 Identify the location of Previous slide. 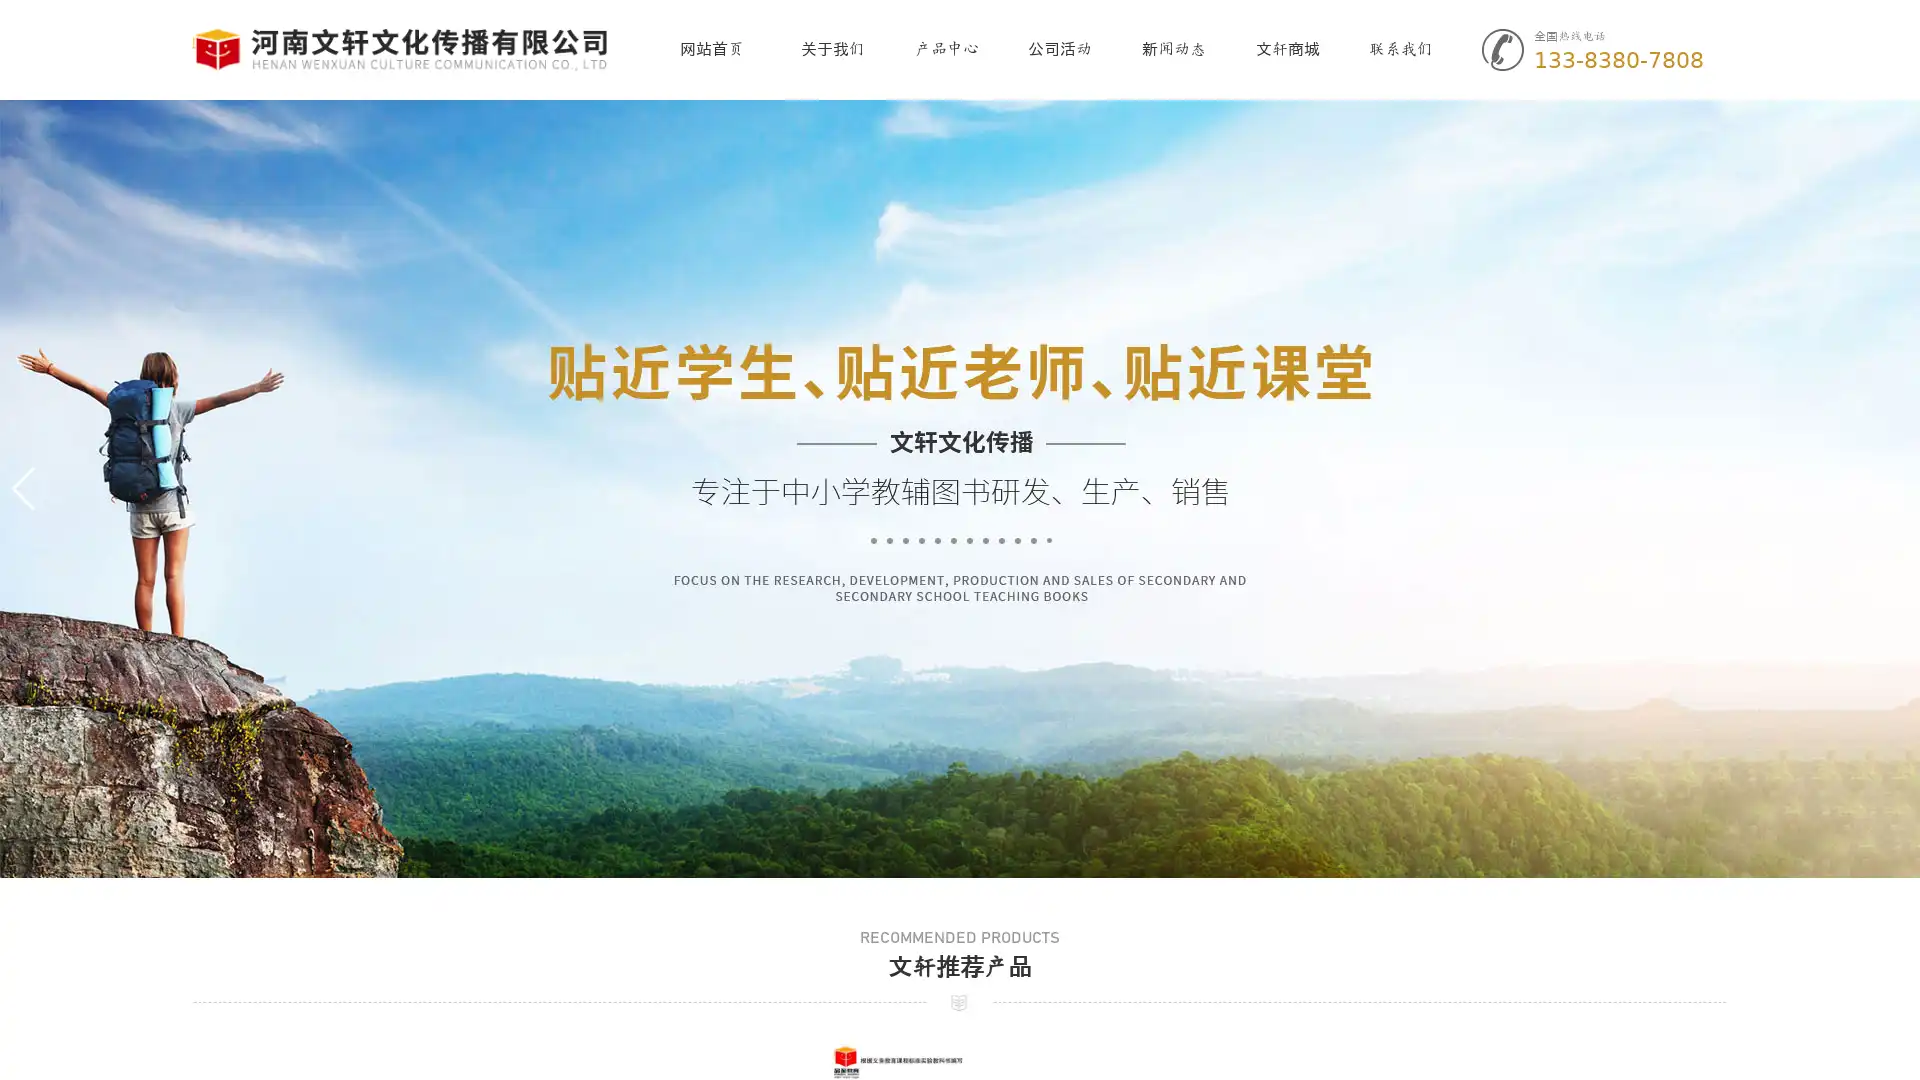
(23, 489).